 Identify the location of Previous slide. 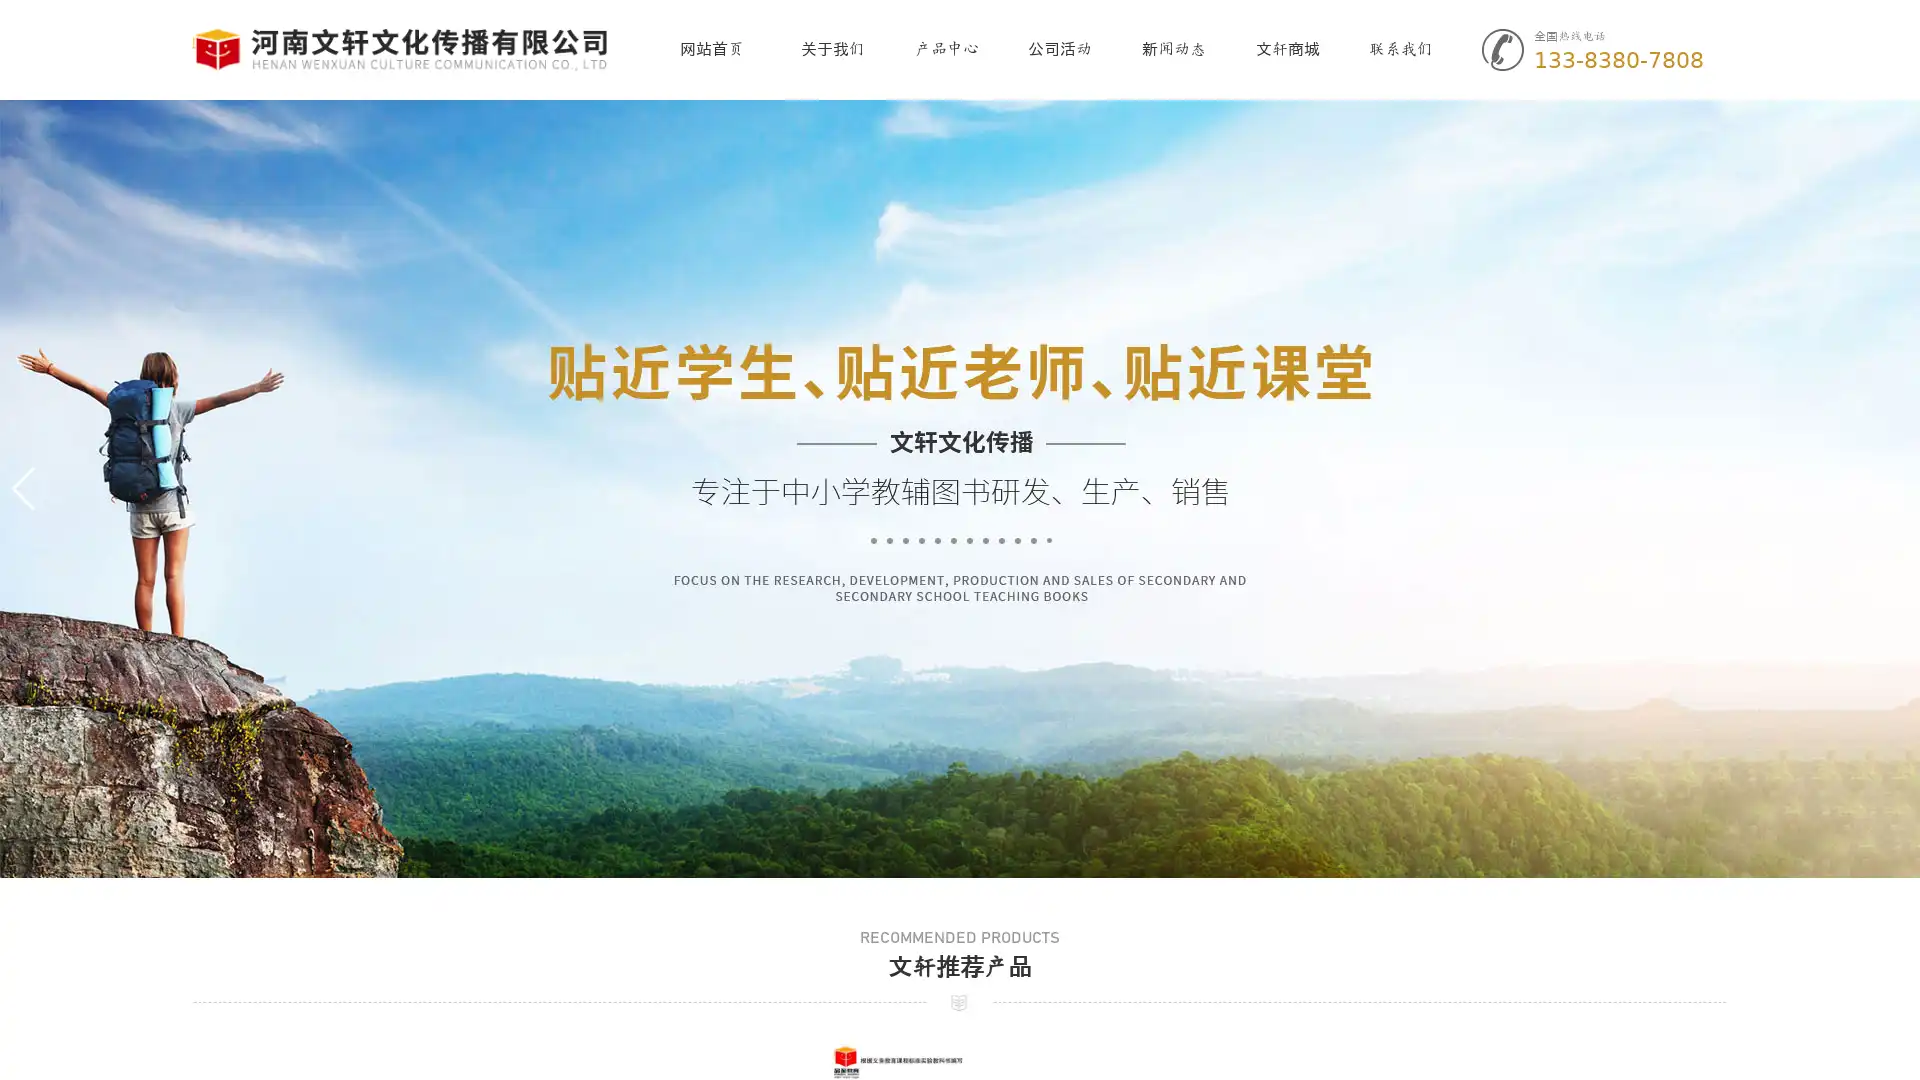
(23, 489).